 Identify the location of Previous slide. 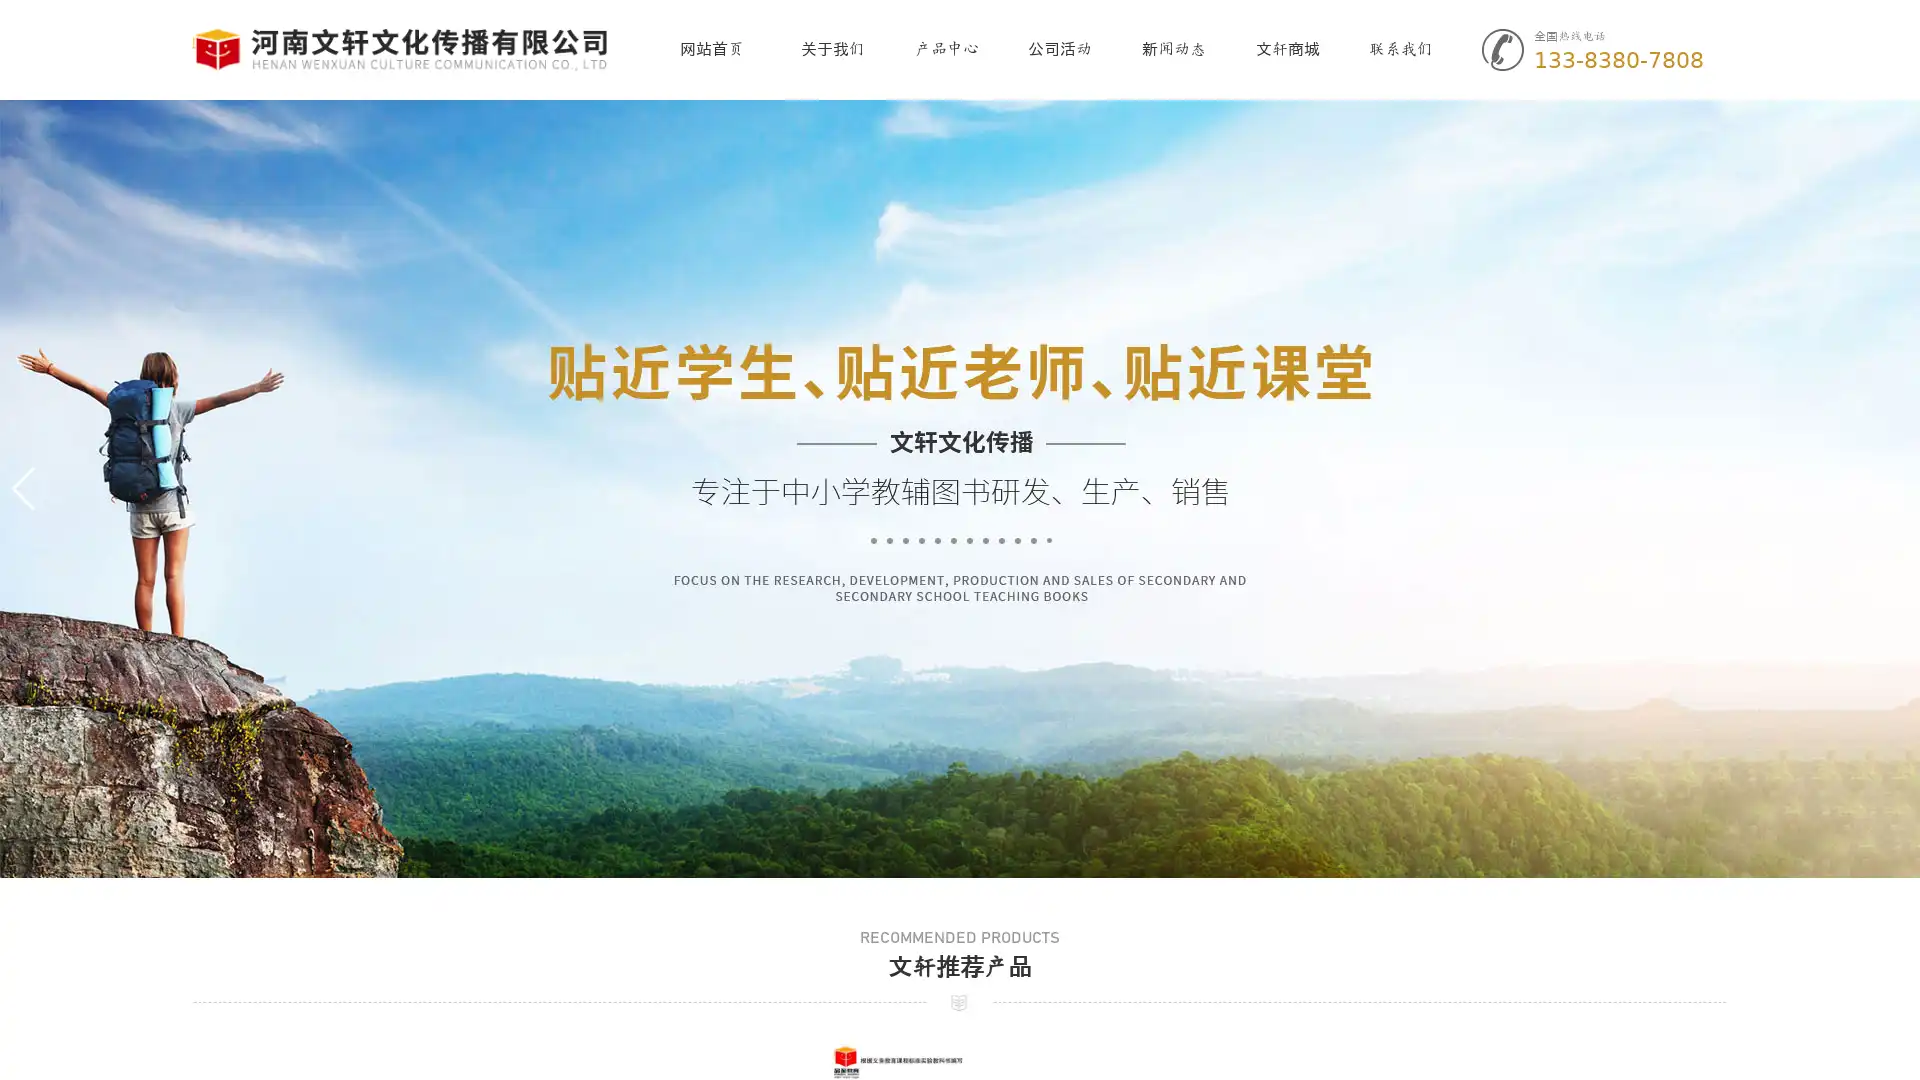
(23, 489).